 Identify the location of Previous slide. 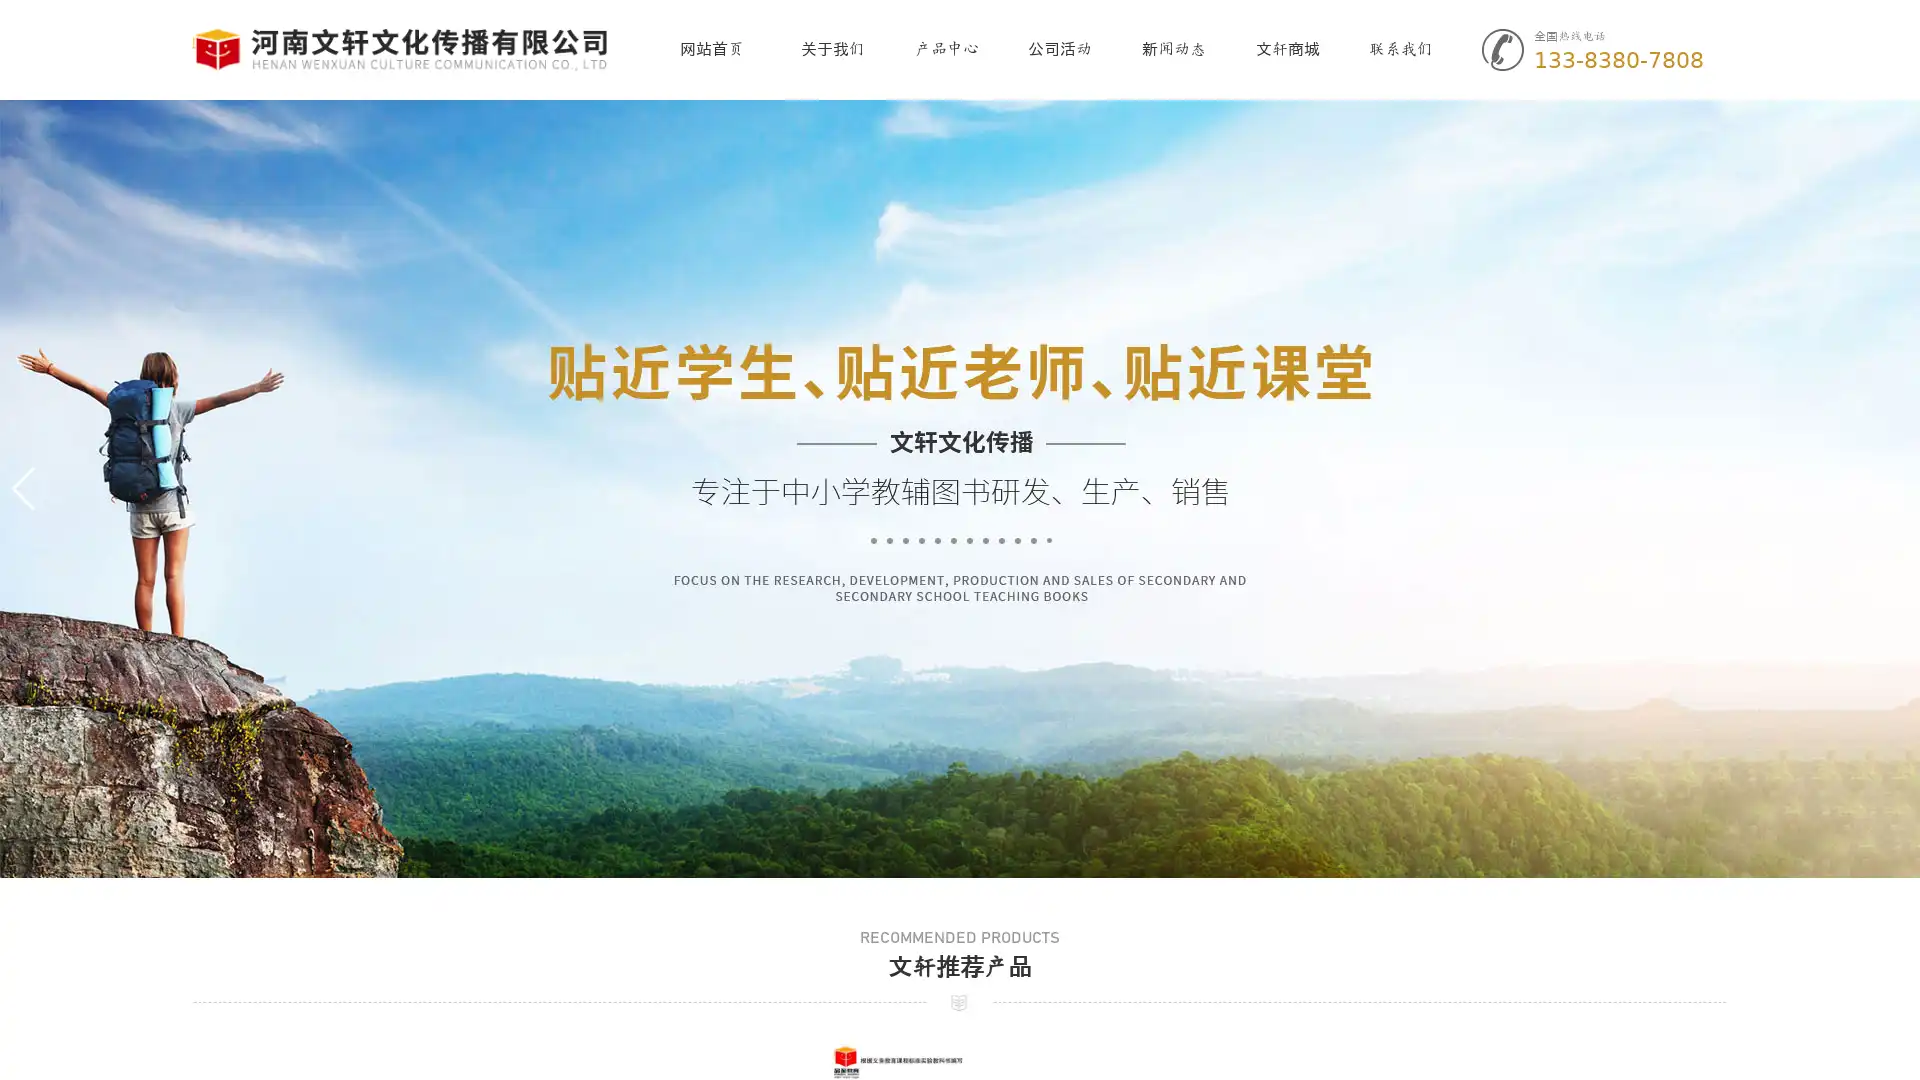
(23, 489).